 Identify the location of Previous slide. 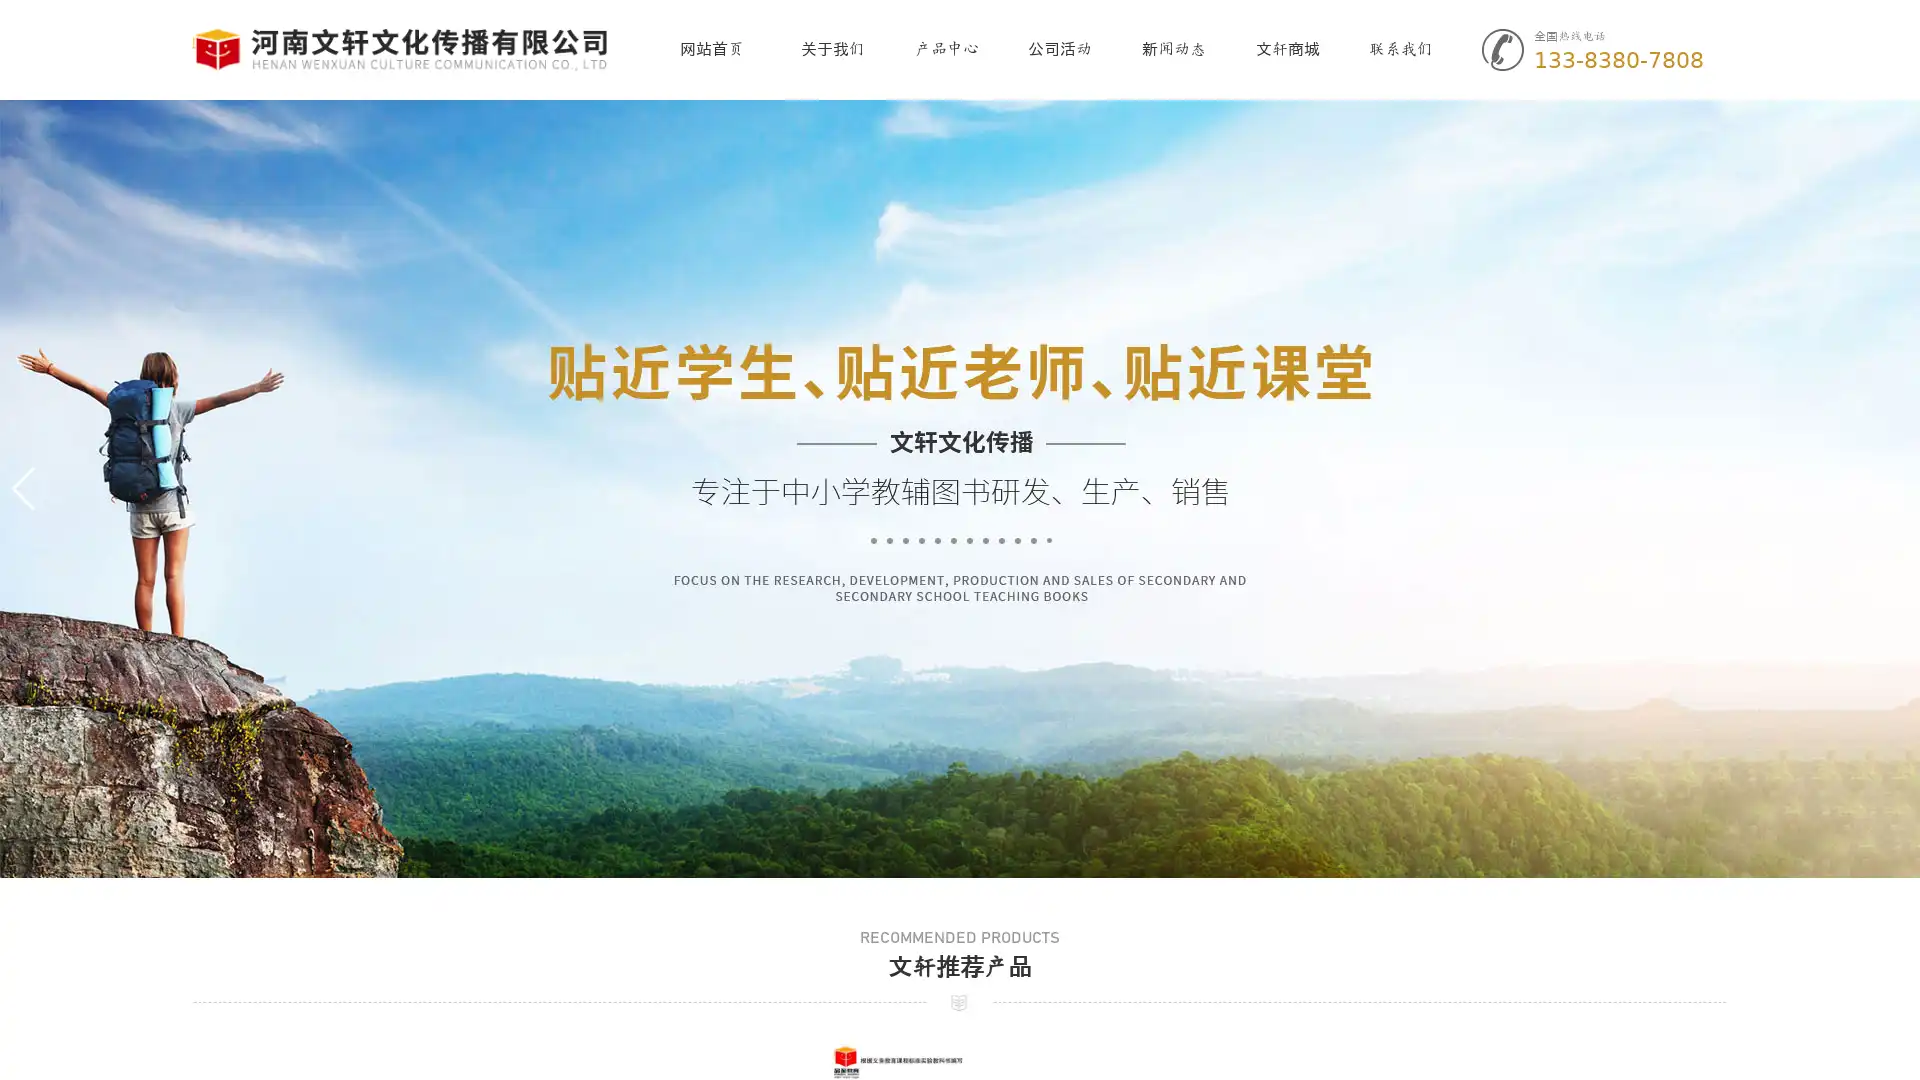
(23, 489).